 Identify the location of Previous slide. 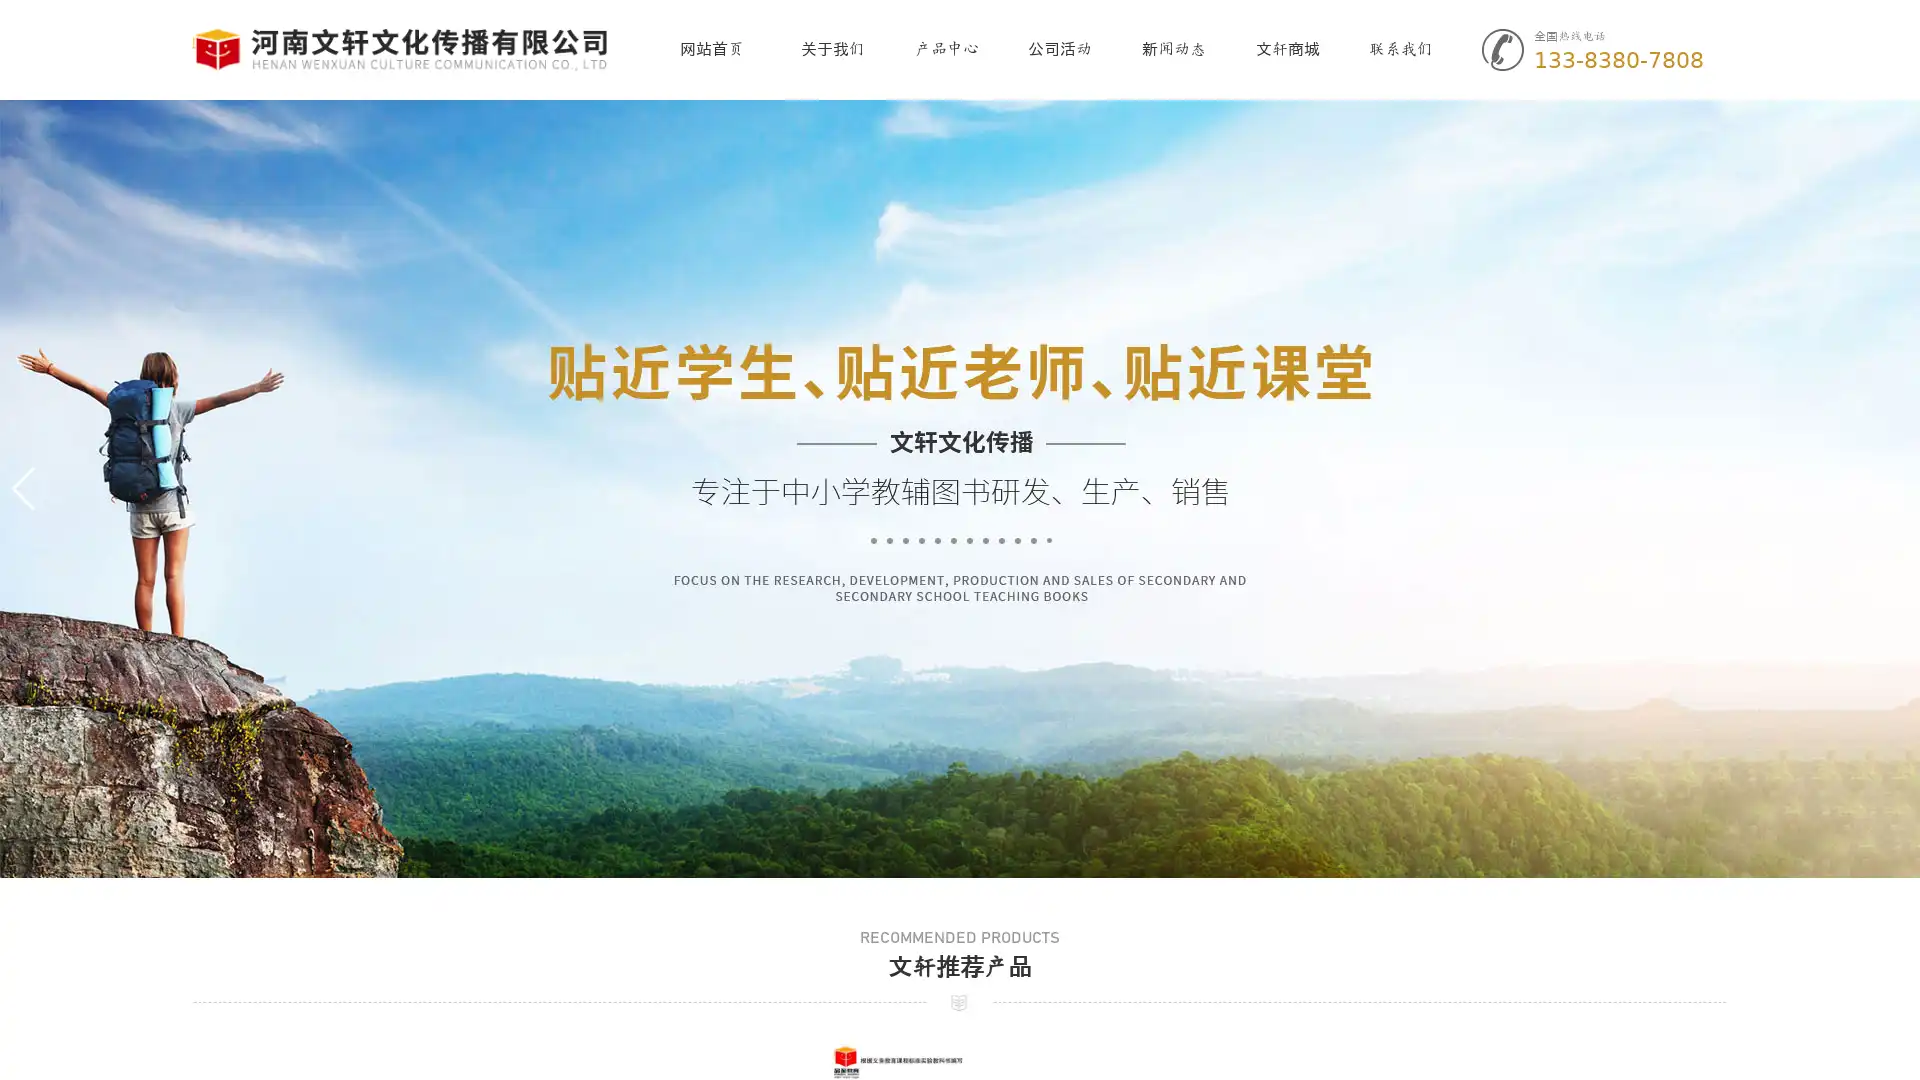
(23, 489).